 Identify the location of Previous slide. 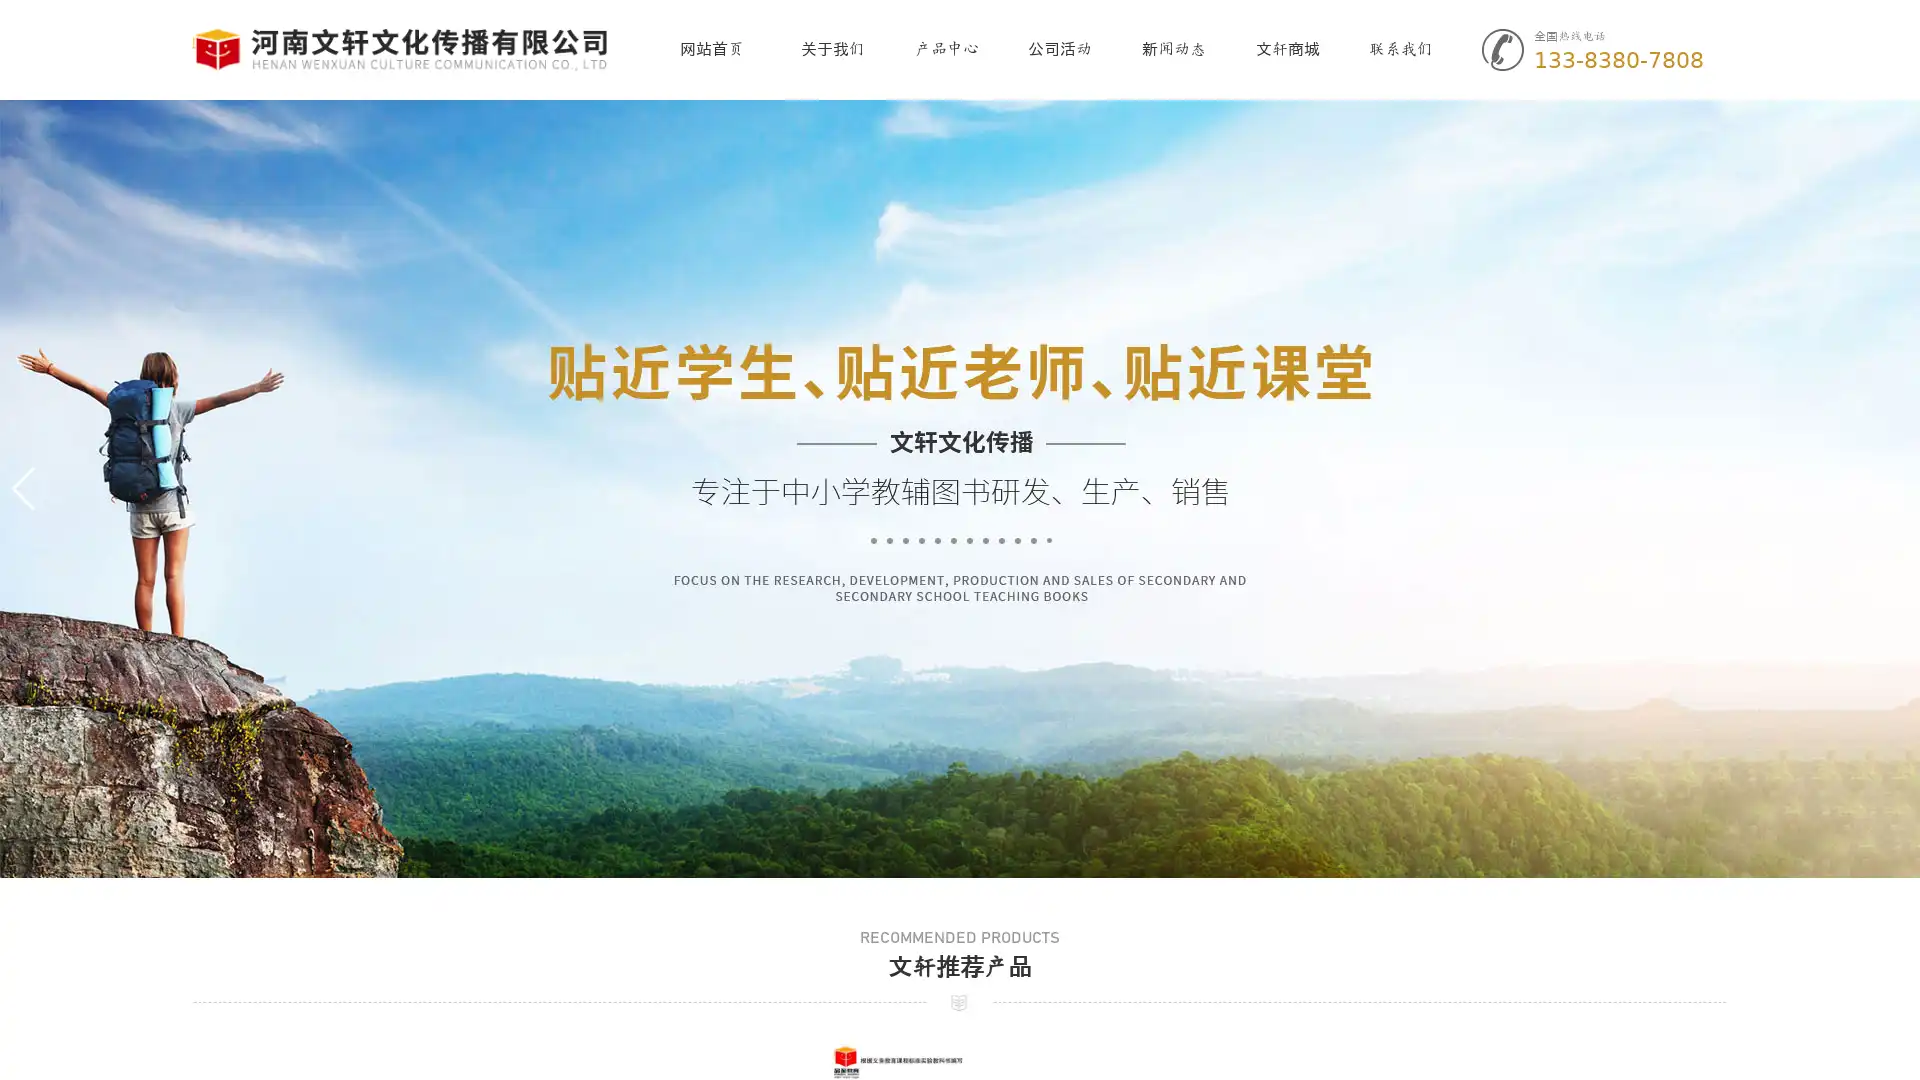
(23, 489).